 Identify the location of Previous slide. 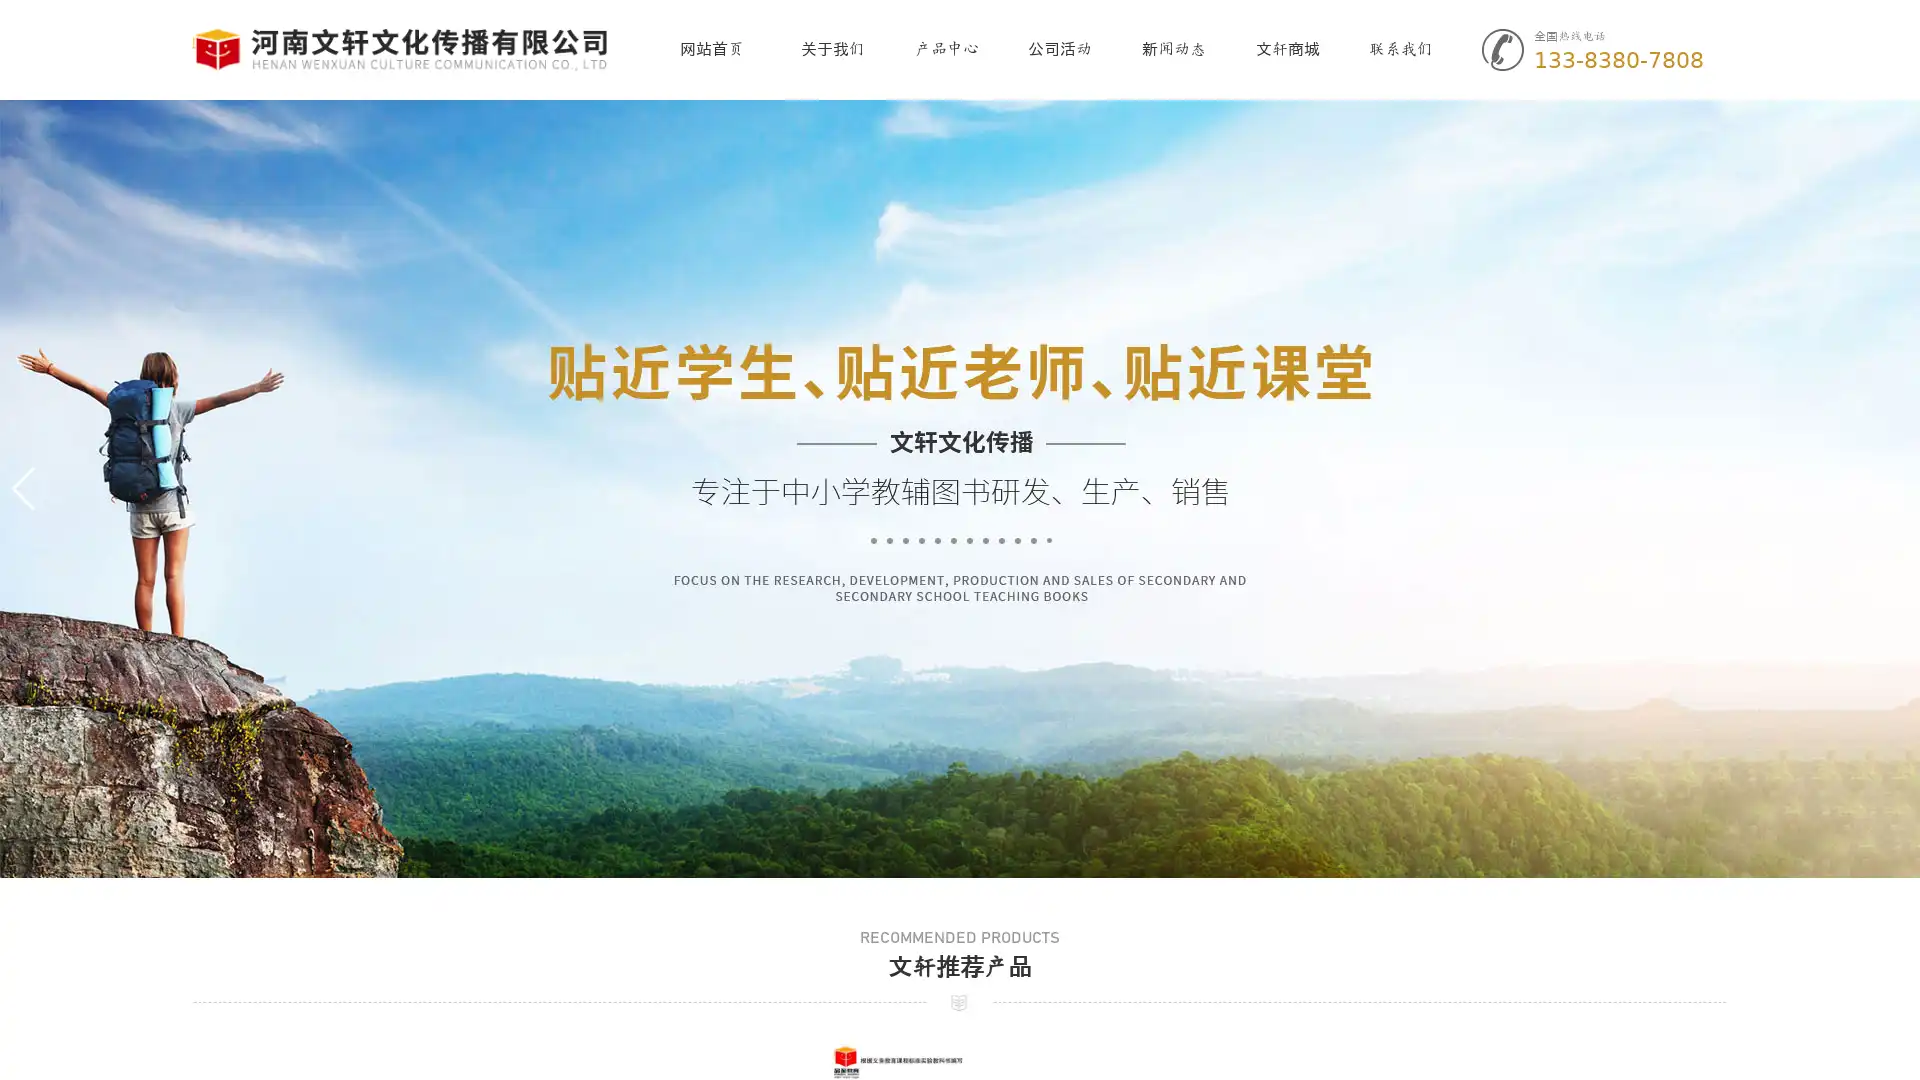
(23, 489).